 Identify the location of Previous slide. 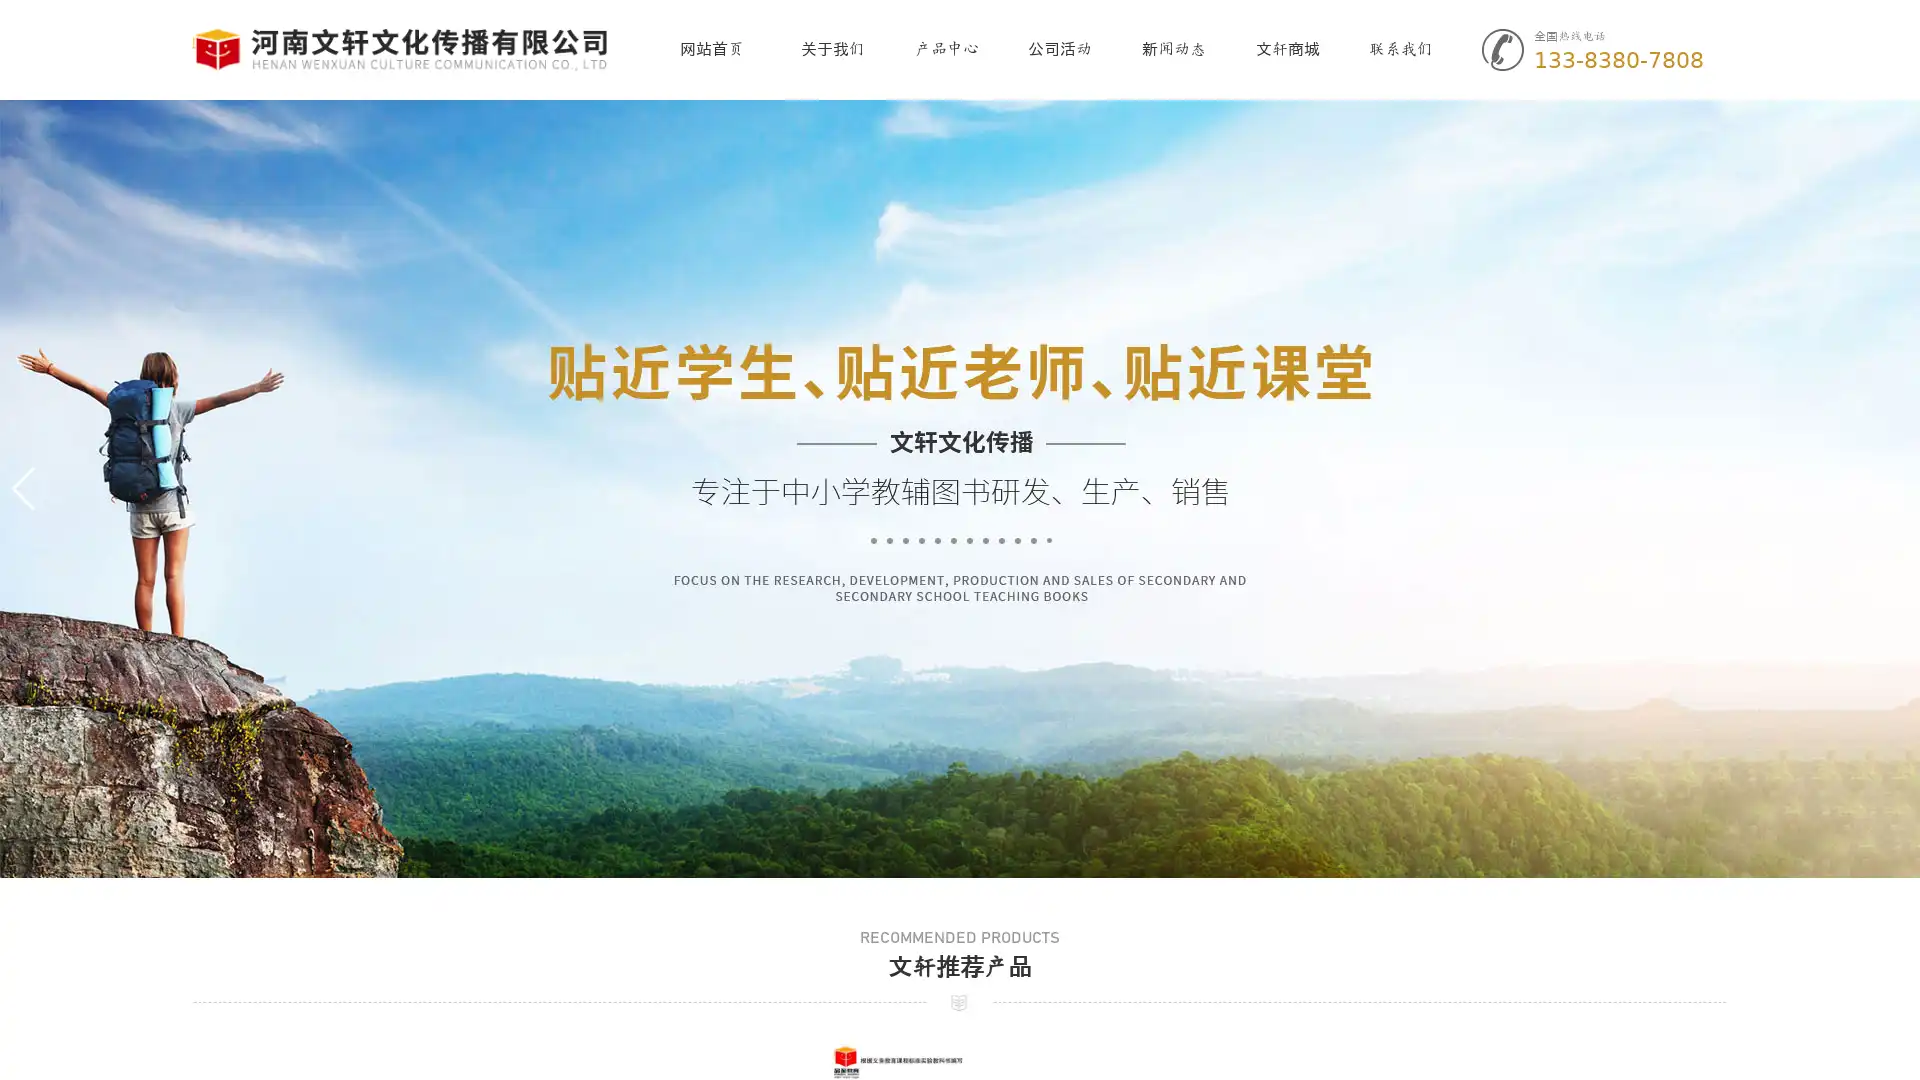
(23, 489).